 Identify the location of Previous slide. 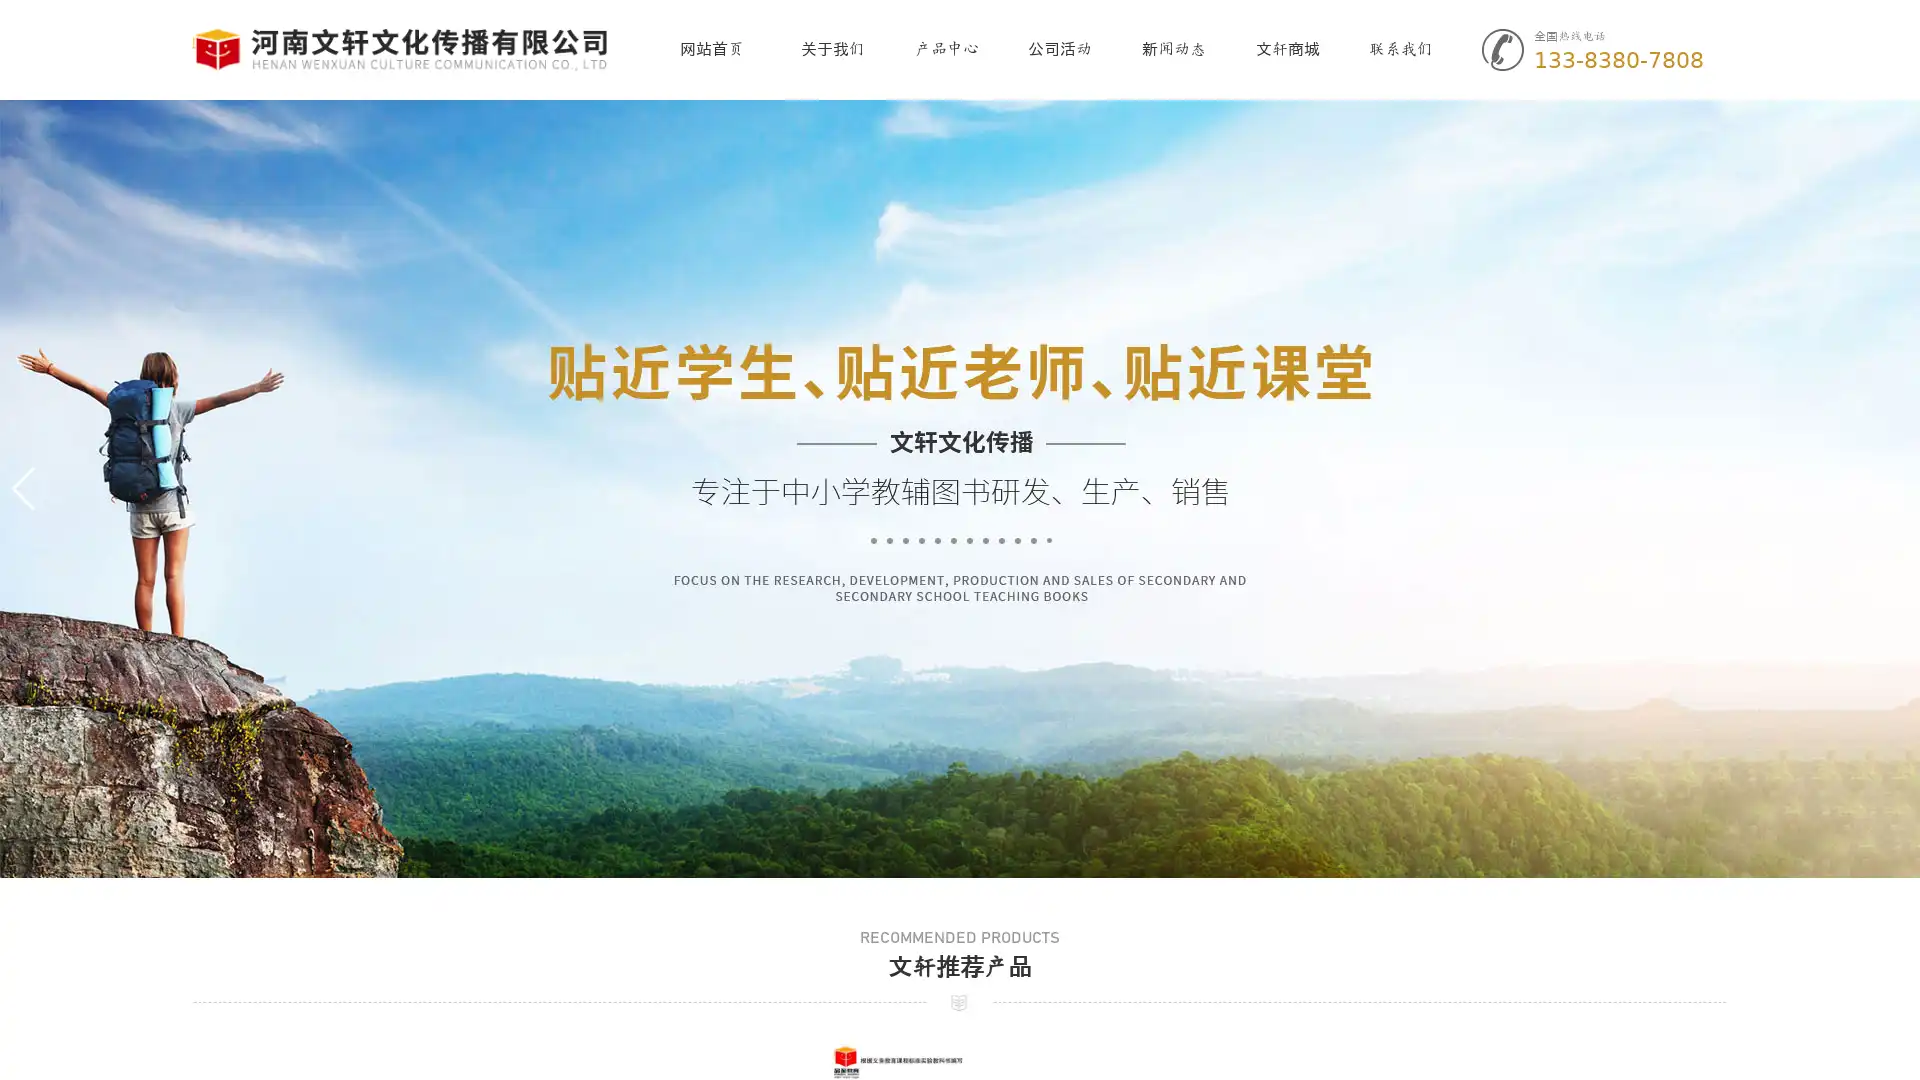
(23, 489).